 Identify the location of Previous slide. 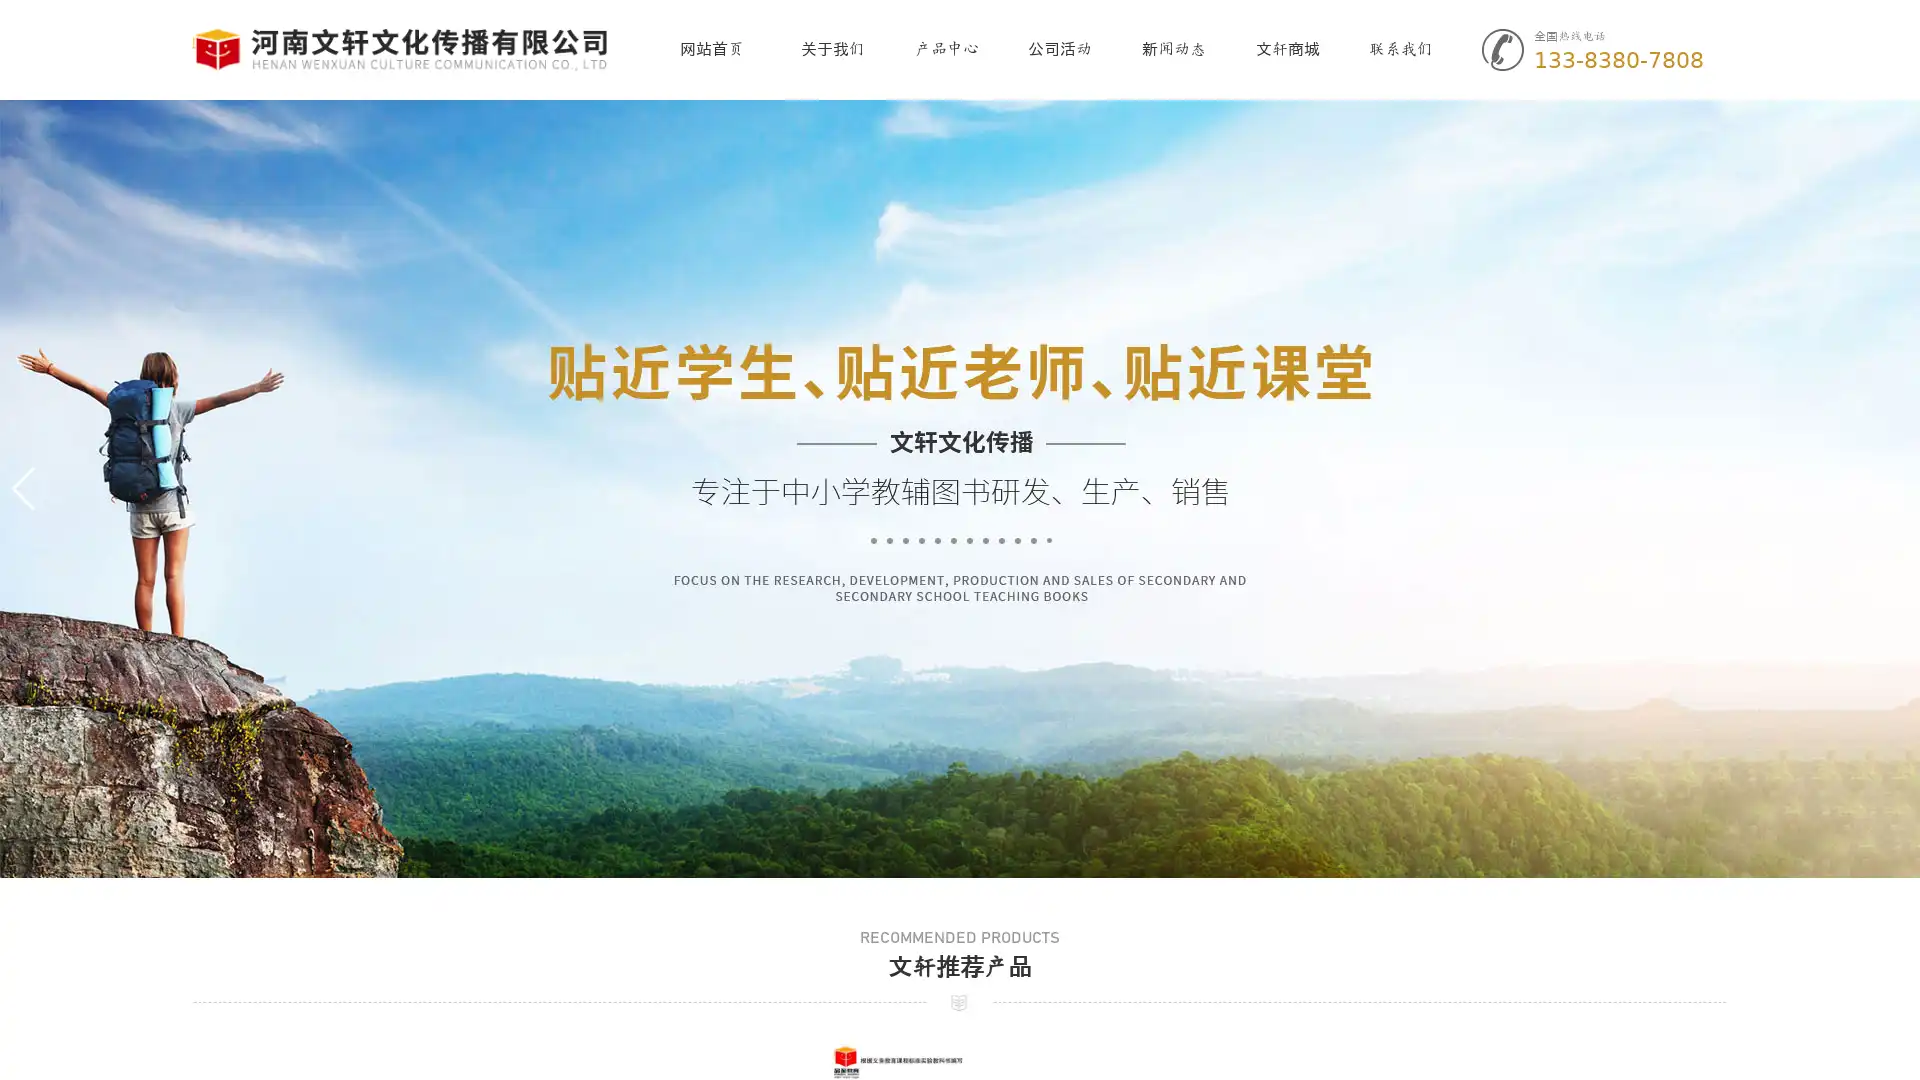
(23, 489).